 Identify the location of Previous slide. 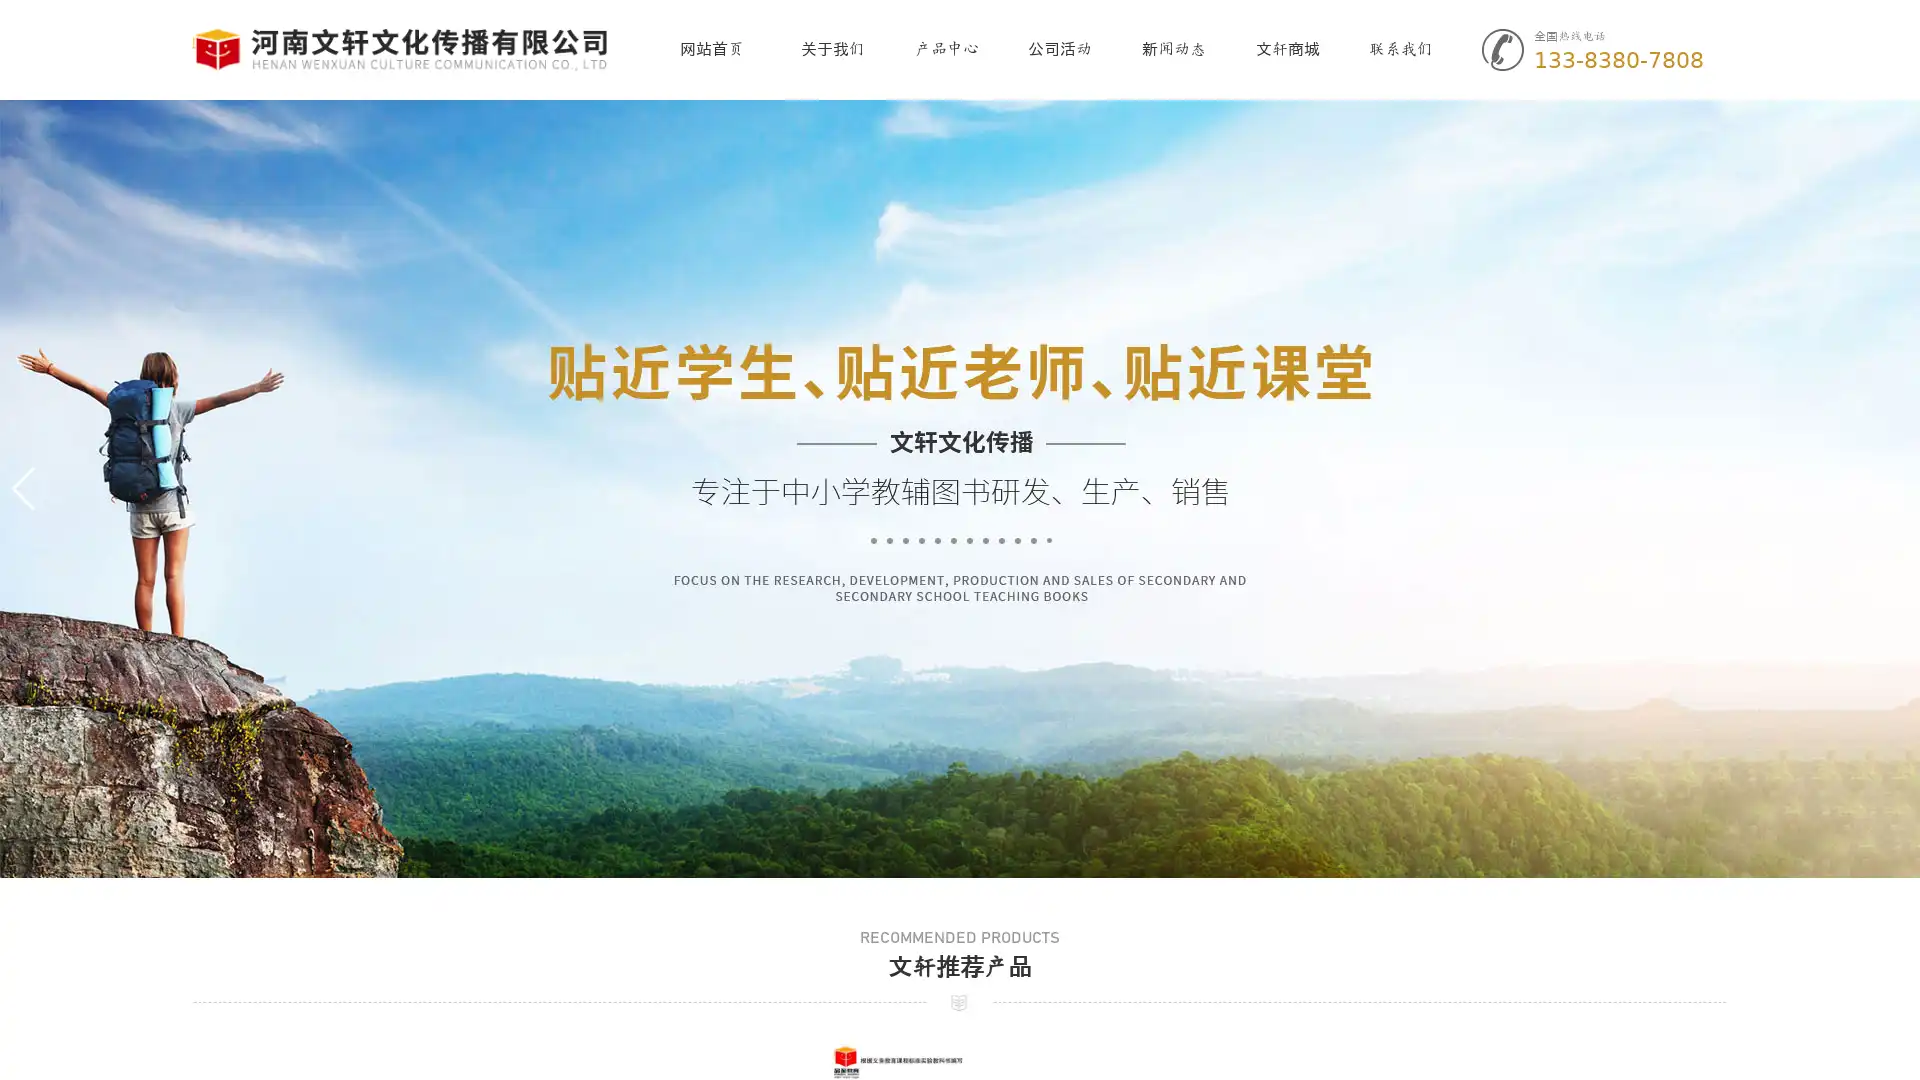
(23, 489).